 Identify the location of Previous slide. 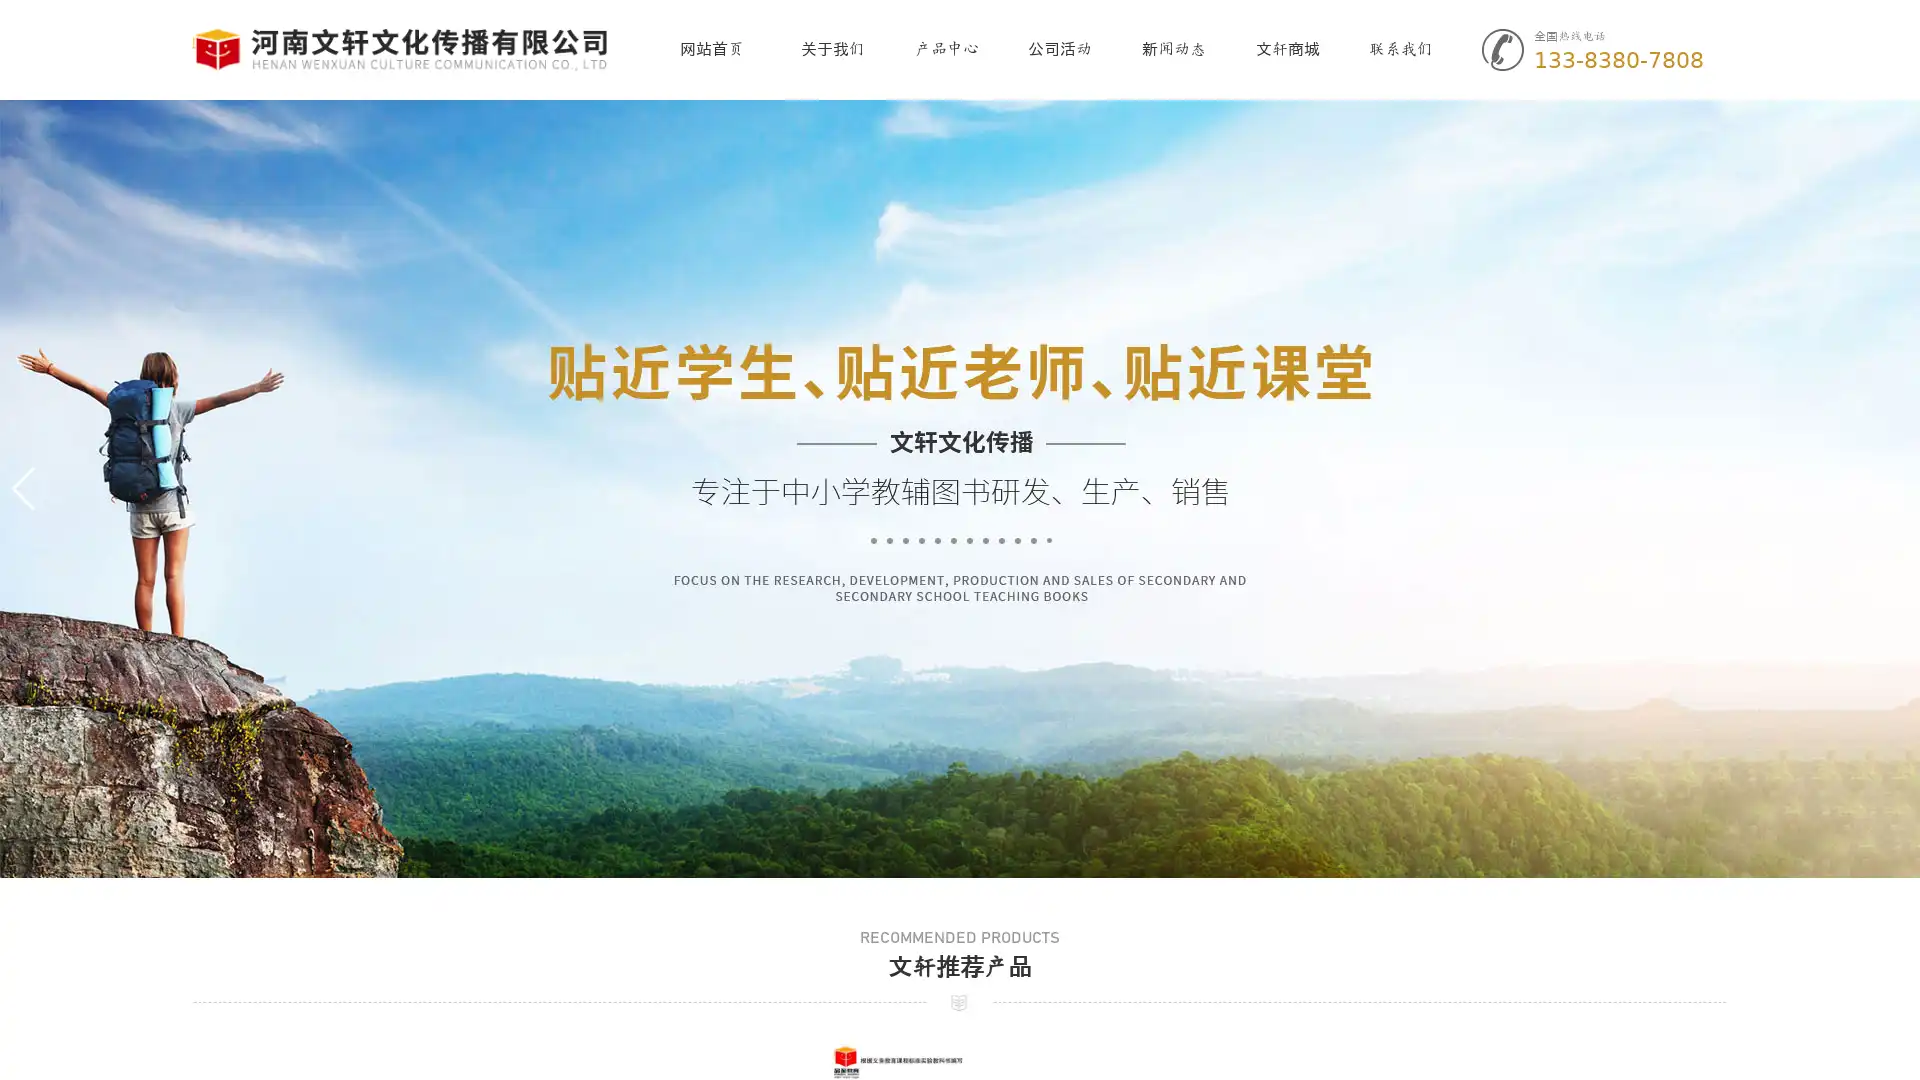
(23, 489).